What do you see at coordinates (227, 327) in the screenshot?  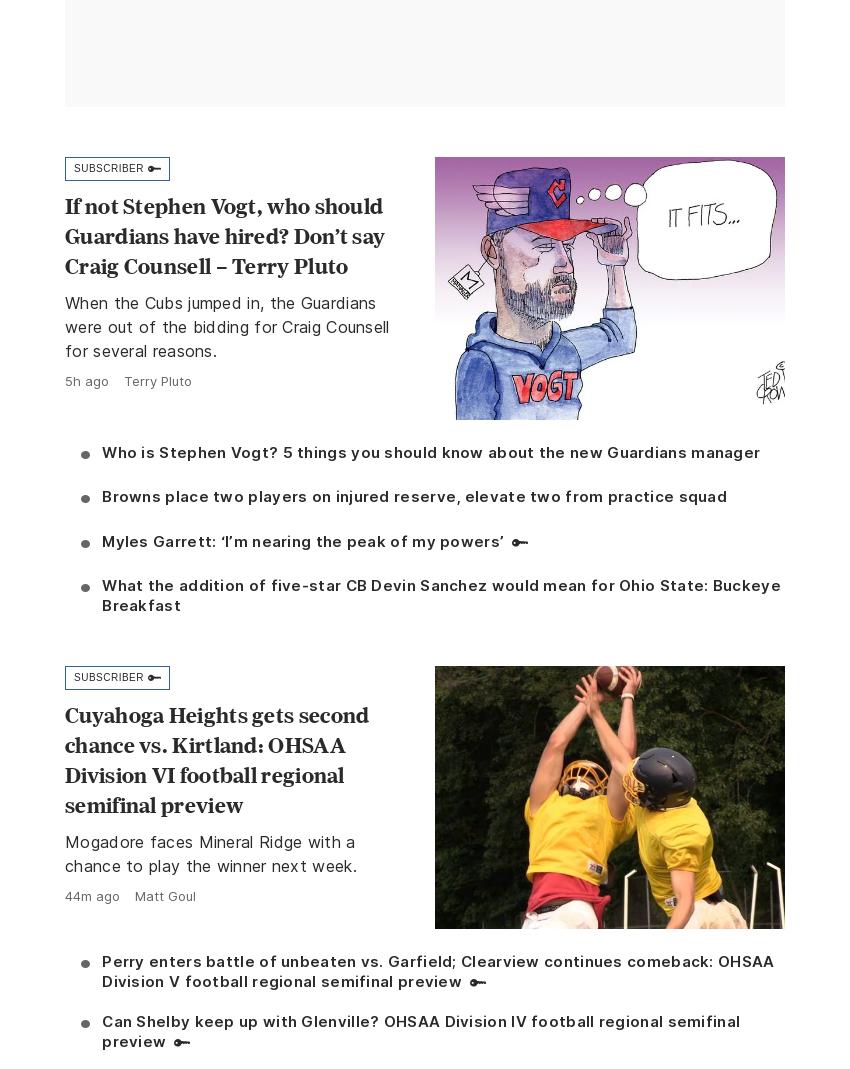 I see `'When the Cubs jumped in, the Guardians were out of the bidding for Craig Counsell for several reasons.'` at bounding box center [227, 327].